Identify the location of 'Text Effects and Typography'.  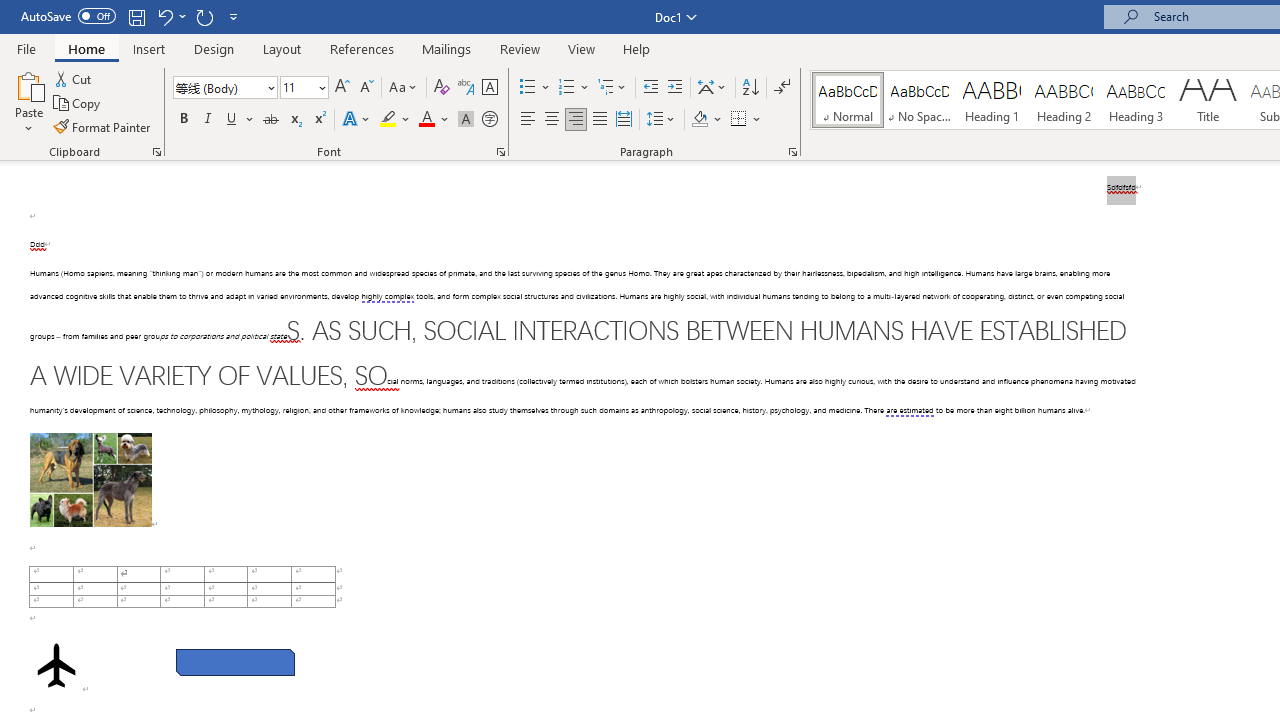
(357, 119).